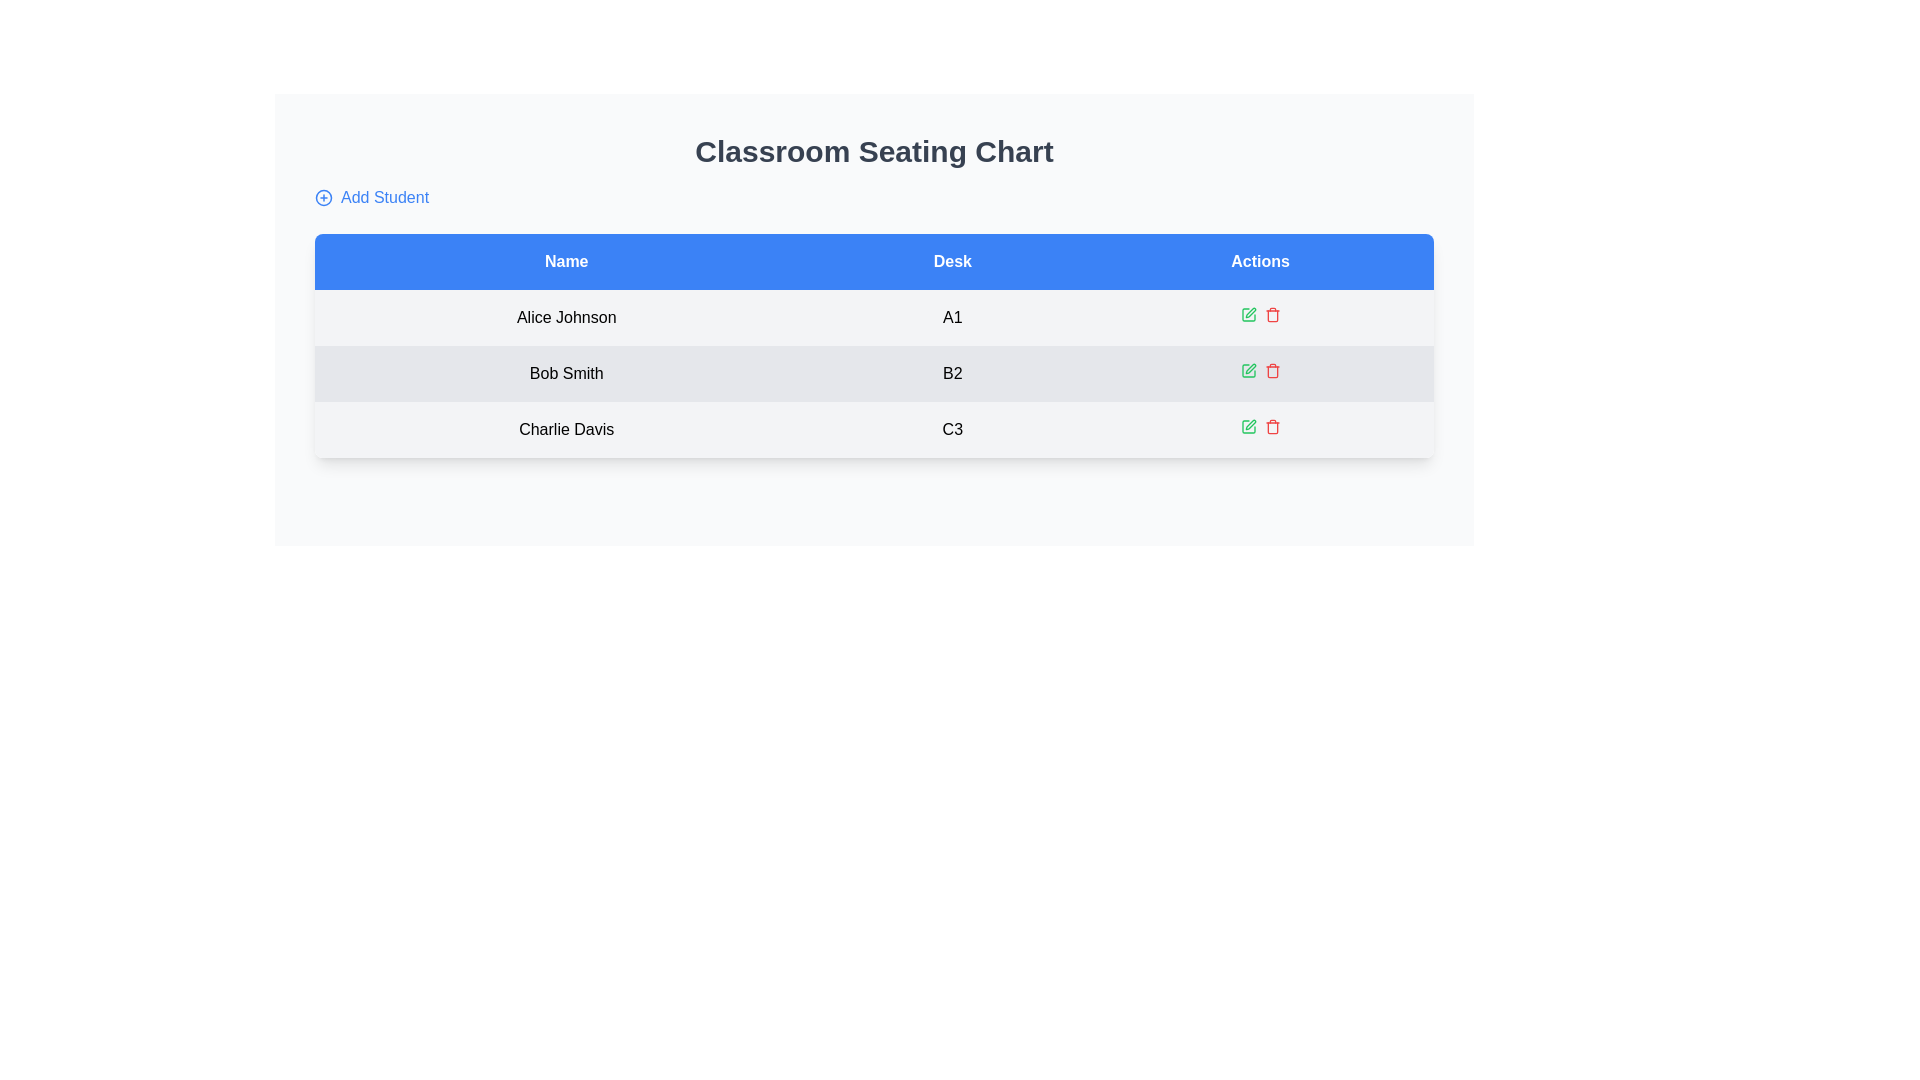 This screenshot has height=1080, width=1920. I want to click on the edit icon located in the actions column of the third row next to 'Charlie Davis' and desk 'C3' to initiate the edit action, so click(1248, 423).